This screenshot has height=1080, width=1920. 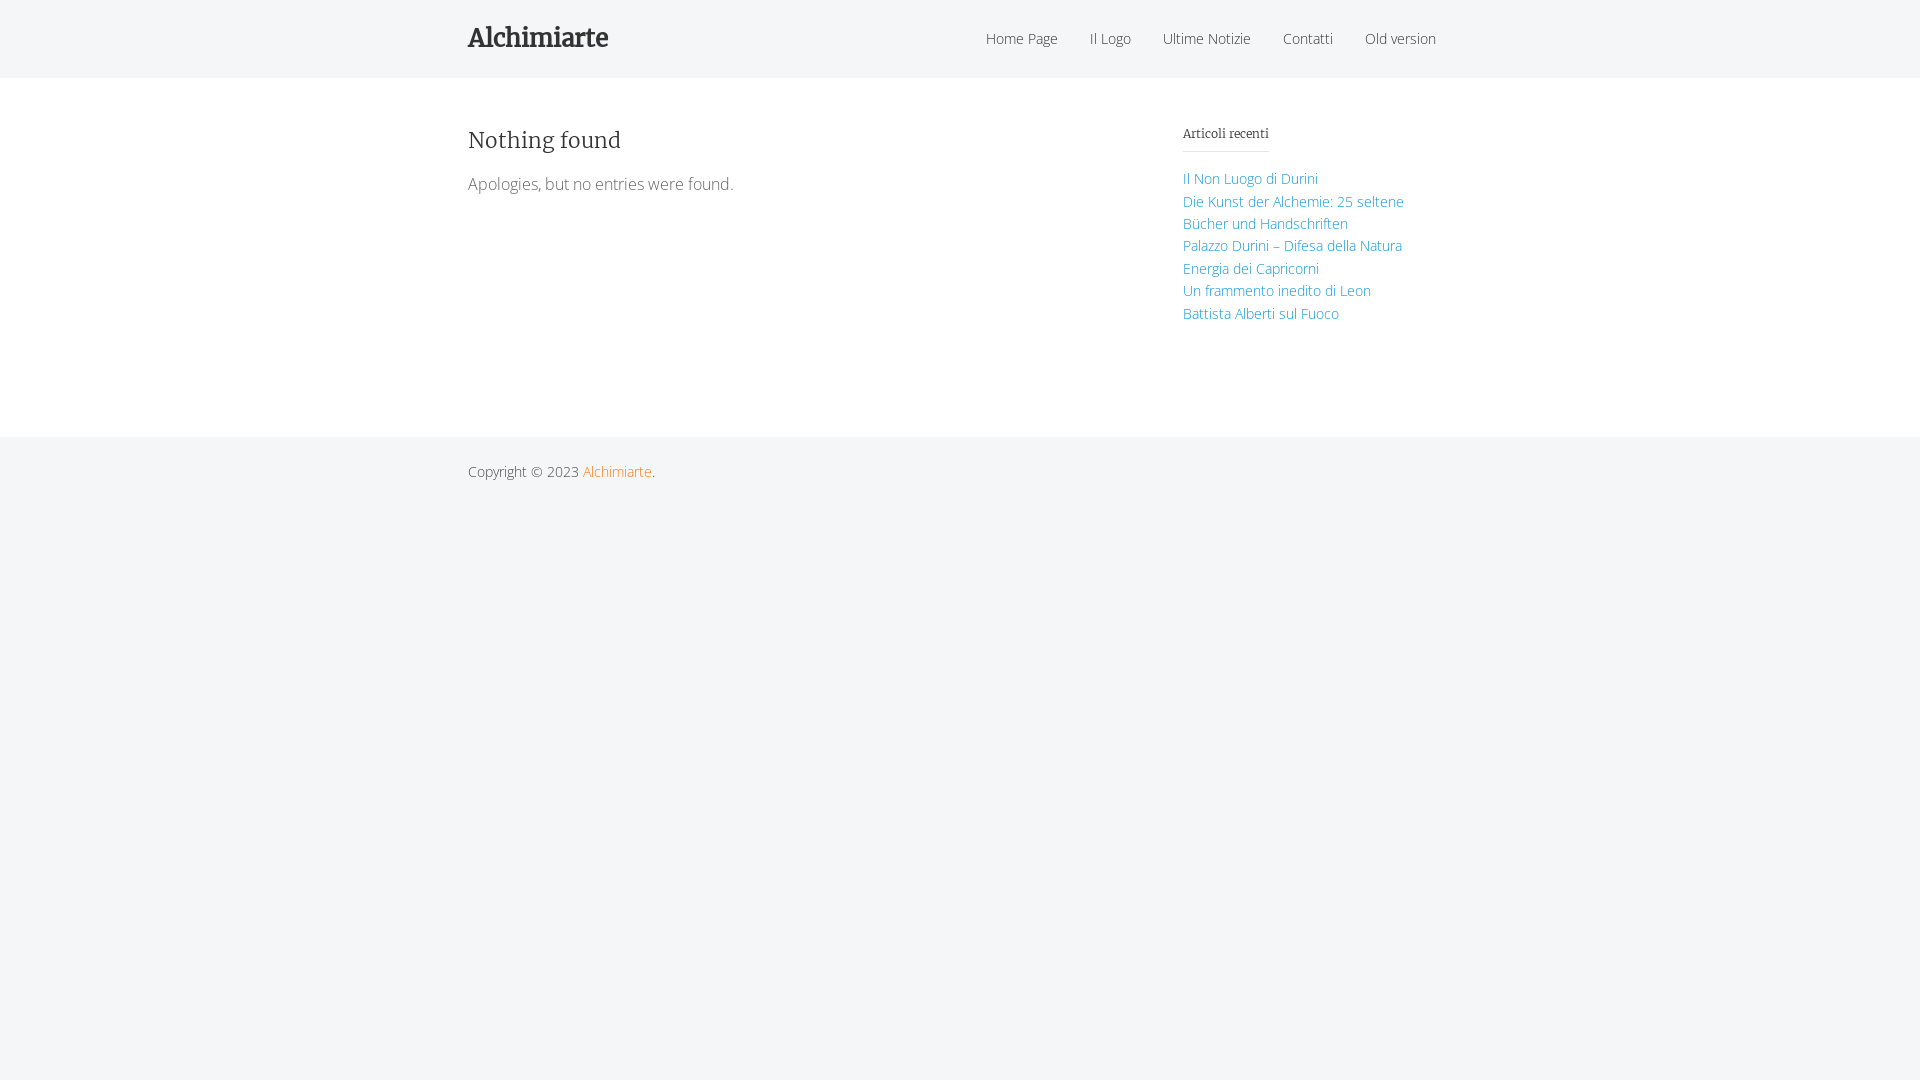 I want to click on 'Il Non Luogo di Durini', so click(x=1249, y=177).